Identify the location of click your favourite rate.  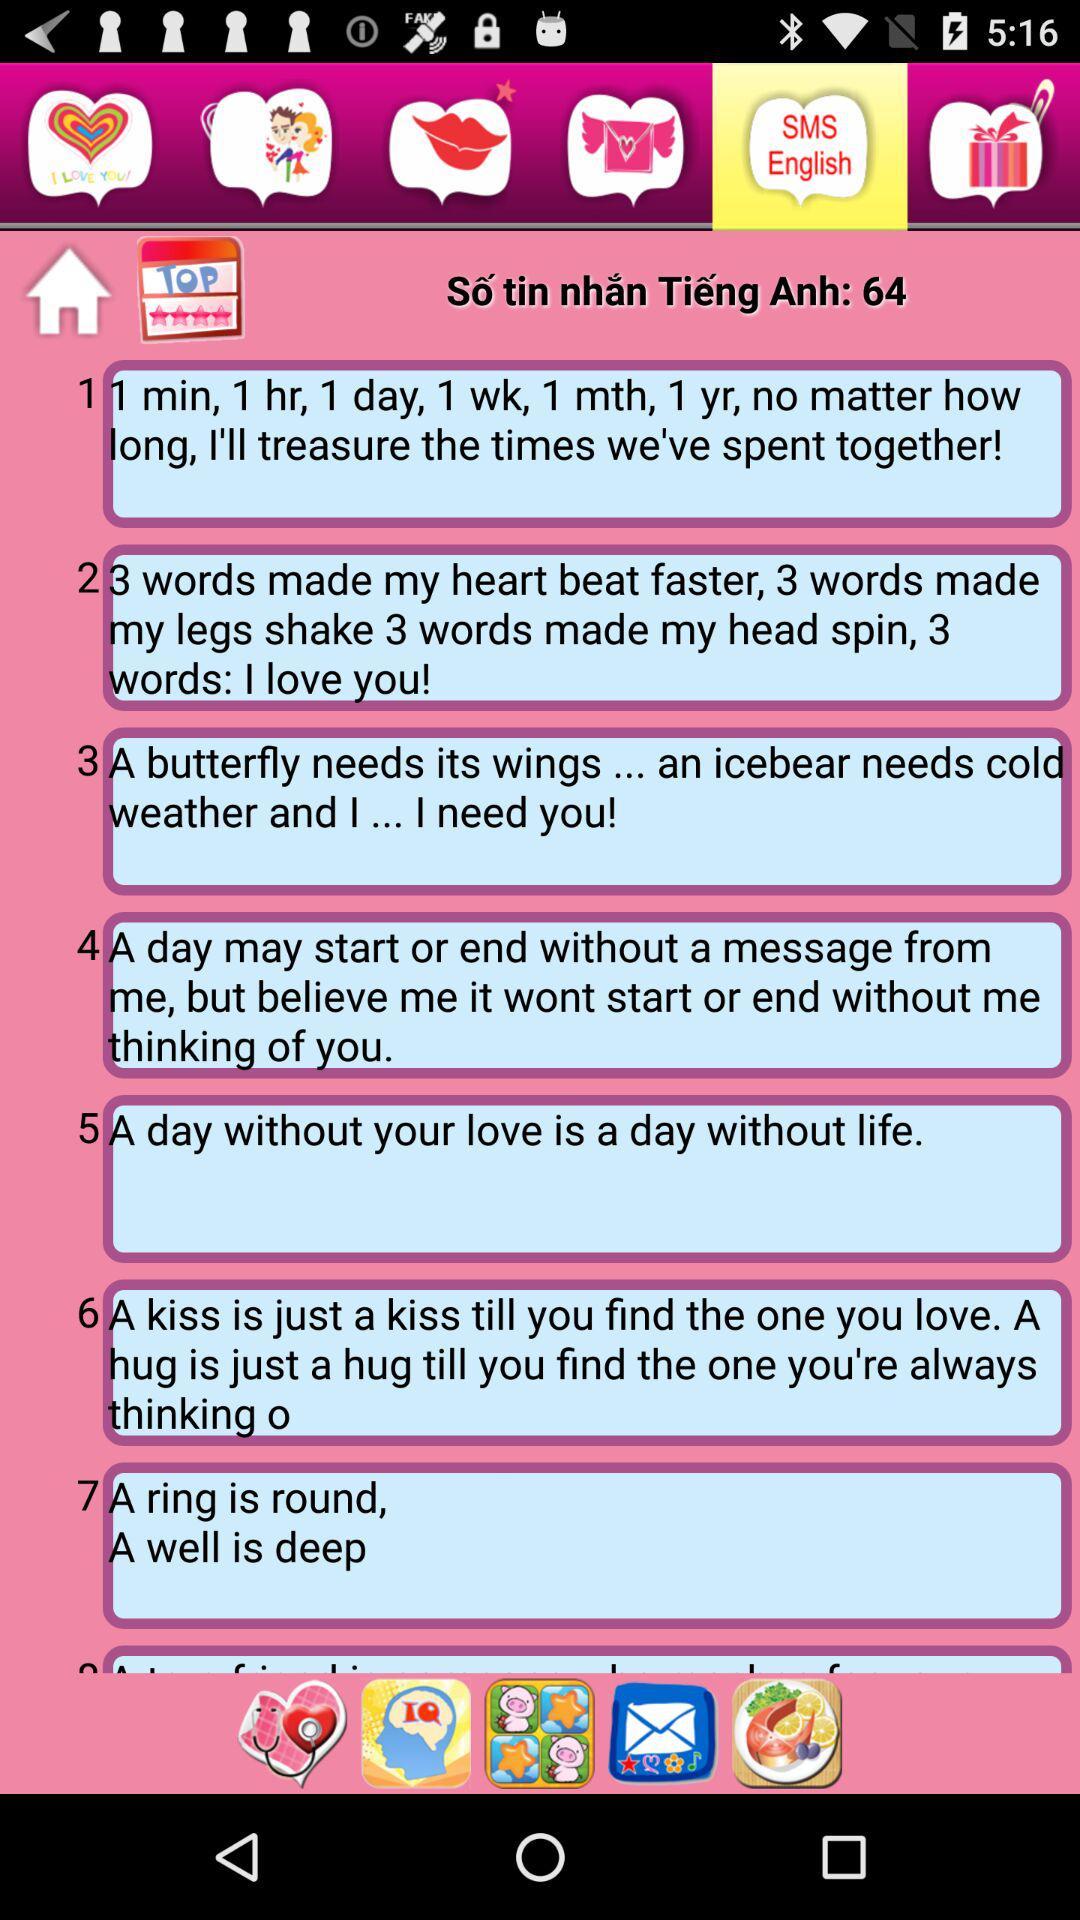
(192, 290).